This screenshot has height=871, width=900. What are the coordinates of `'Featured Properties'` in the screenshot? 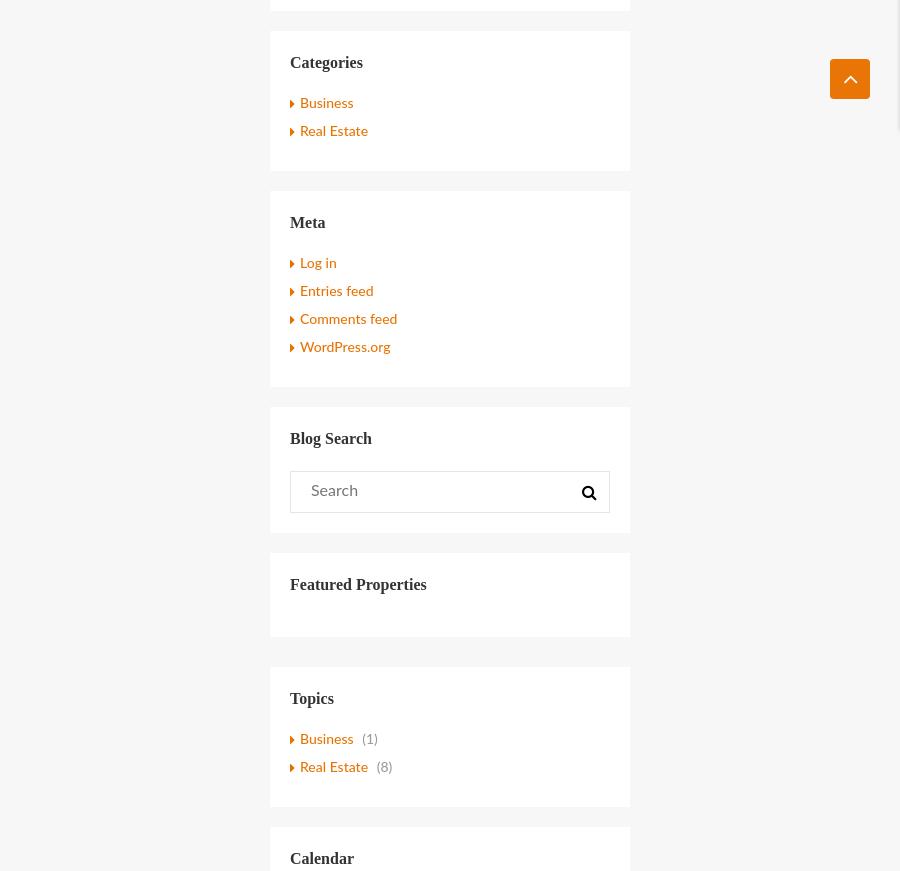 It's located at (358, 582).